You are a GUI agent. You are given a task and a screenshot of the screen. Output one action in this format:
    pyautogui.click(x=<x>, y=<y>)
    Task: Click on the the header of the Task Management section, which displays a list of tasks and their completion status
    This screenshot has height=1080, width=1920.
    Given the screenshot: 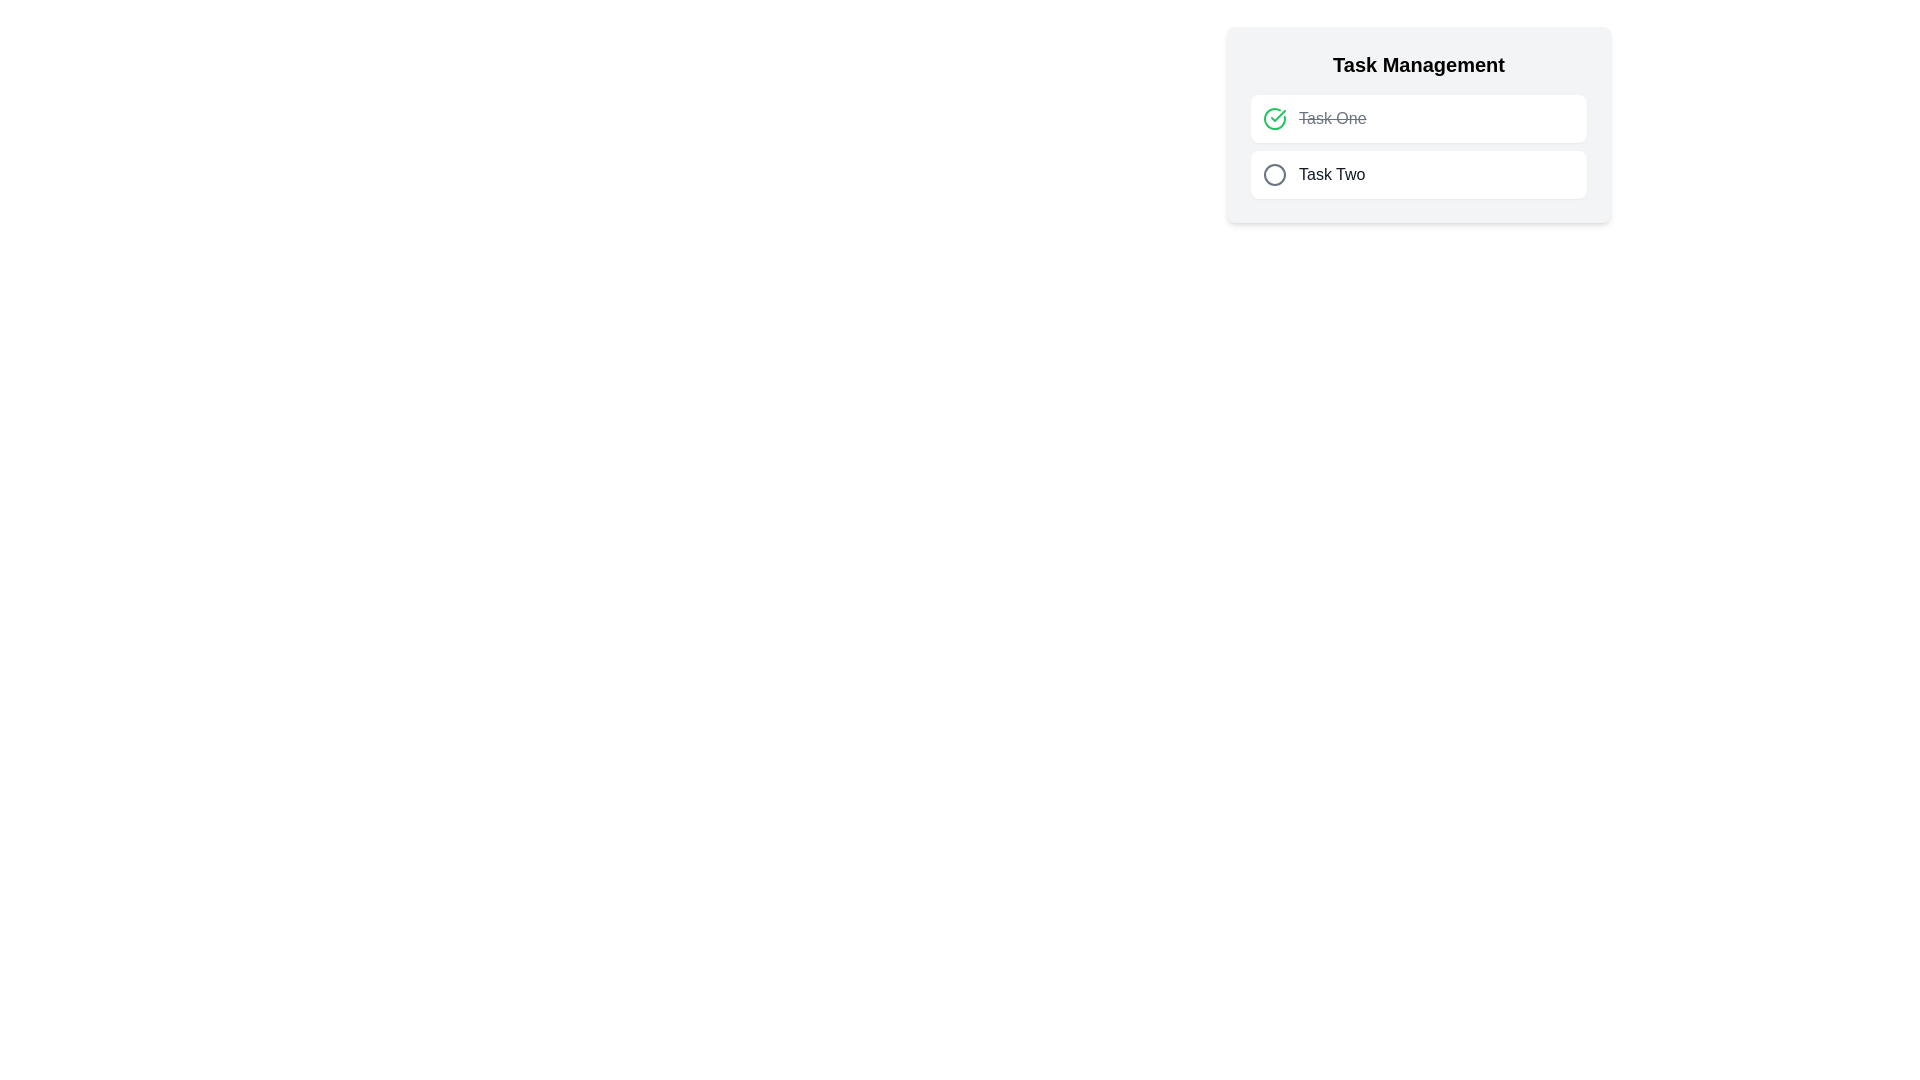 What is the action you would take?
    pyautogui.click(x=1418, y=124)
    